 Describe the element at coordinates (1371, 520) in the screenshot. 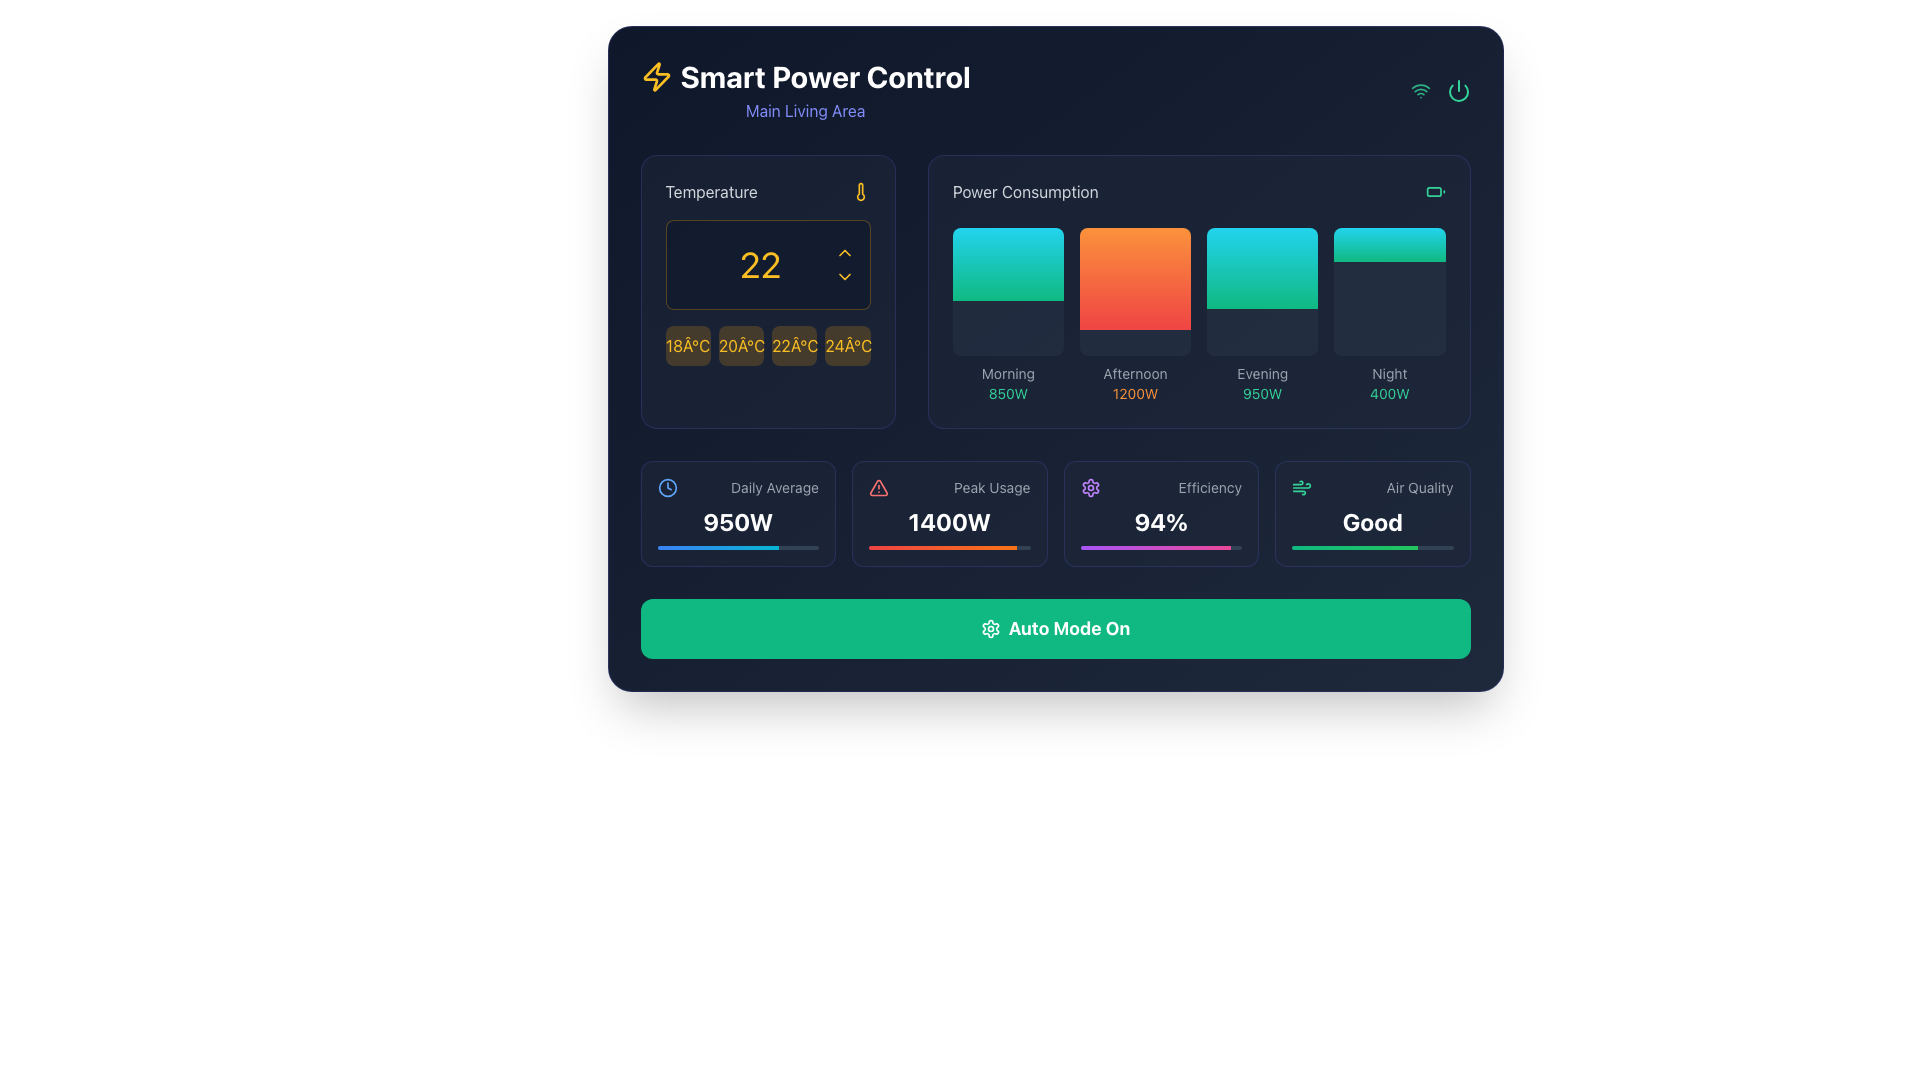

I see `the air quality status text label located in the 'Air Quality' section, positioned below the section label 'Air Quality' and next to a gradient progress bar` at that location.